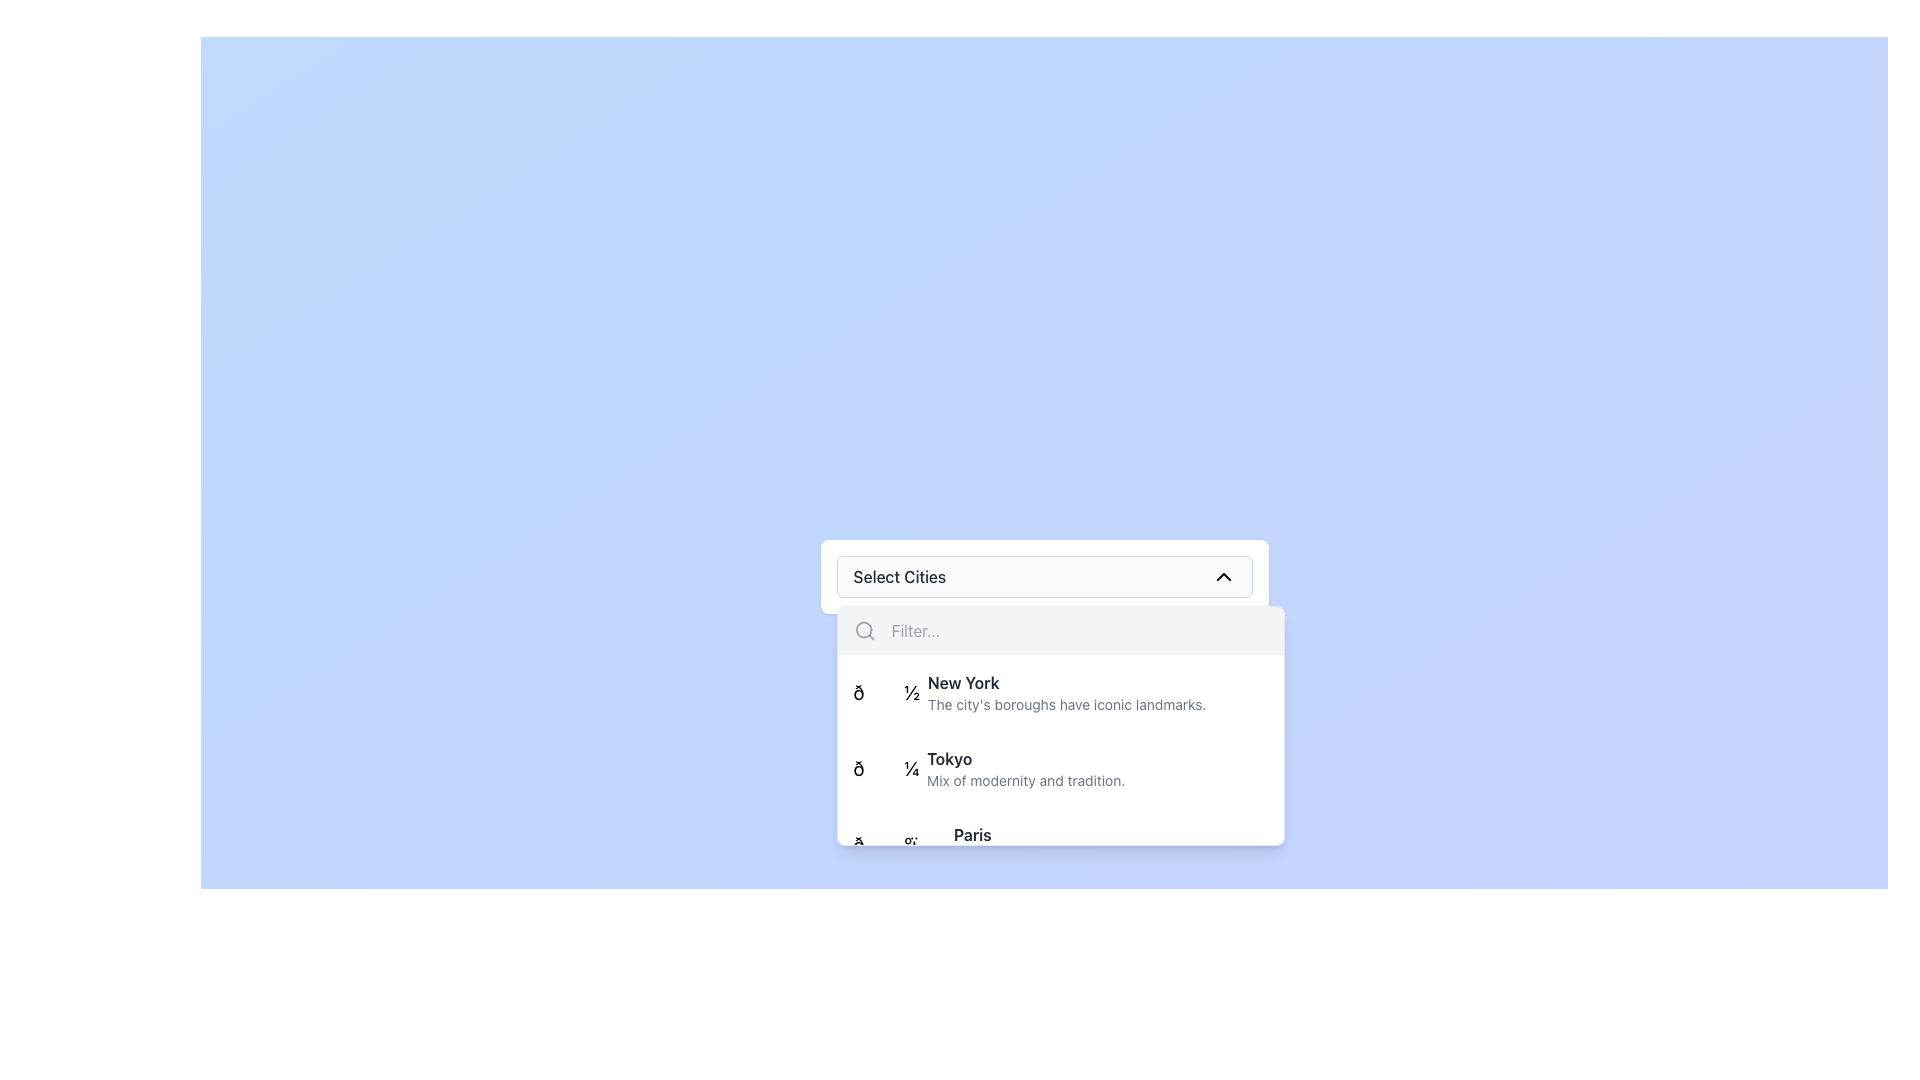 The width and height of the screenshot is (1920, 1080). I want to click on the first list item in the dropdown under 'Select Cities', which contains an emoji and the title 'New York' with the description 'The city's boroughs have iconic landmarks.', so click(1029, 692).